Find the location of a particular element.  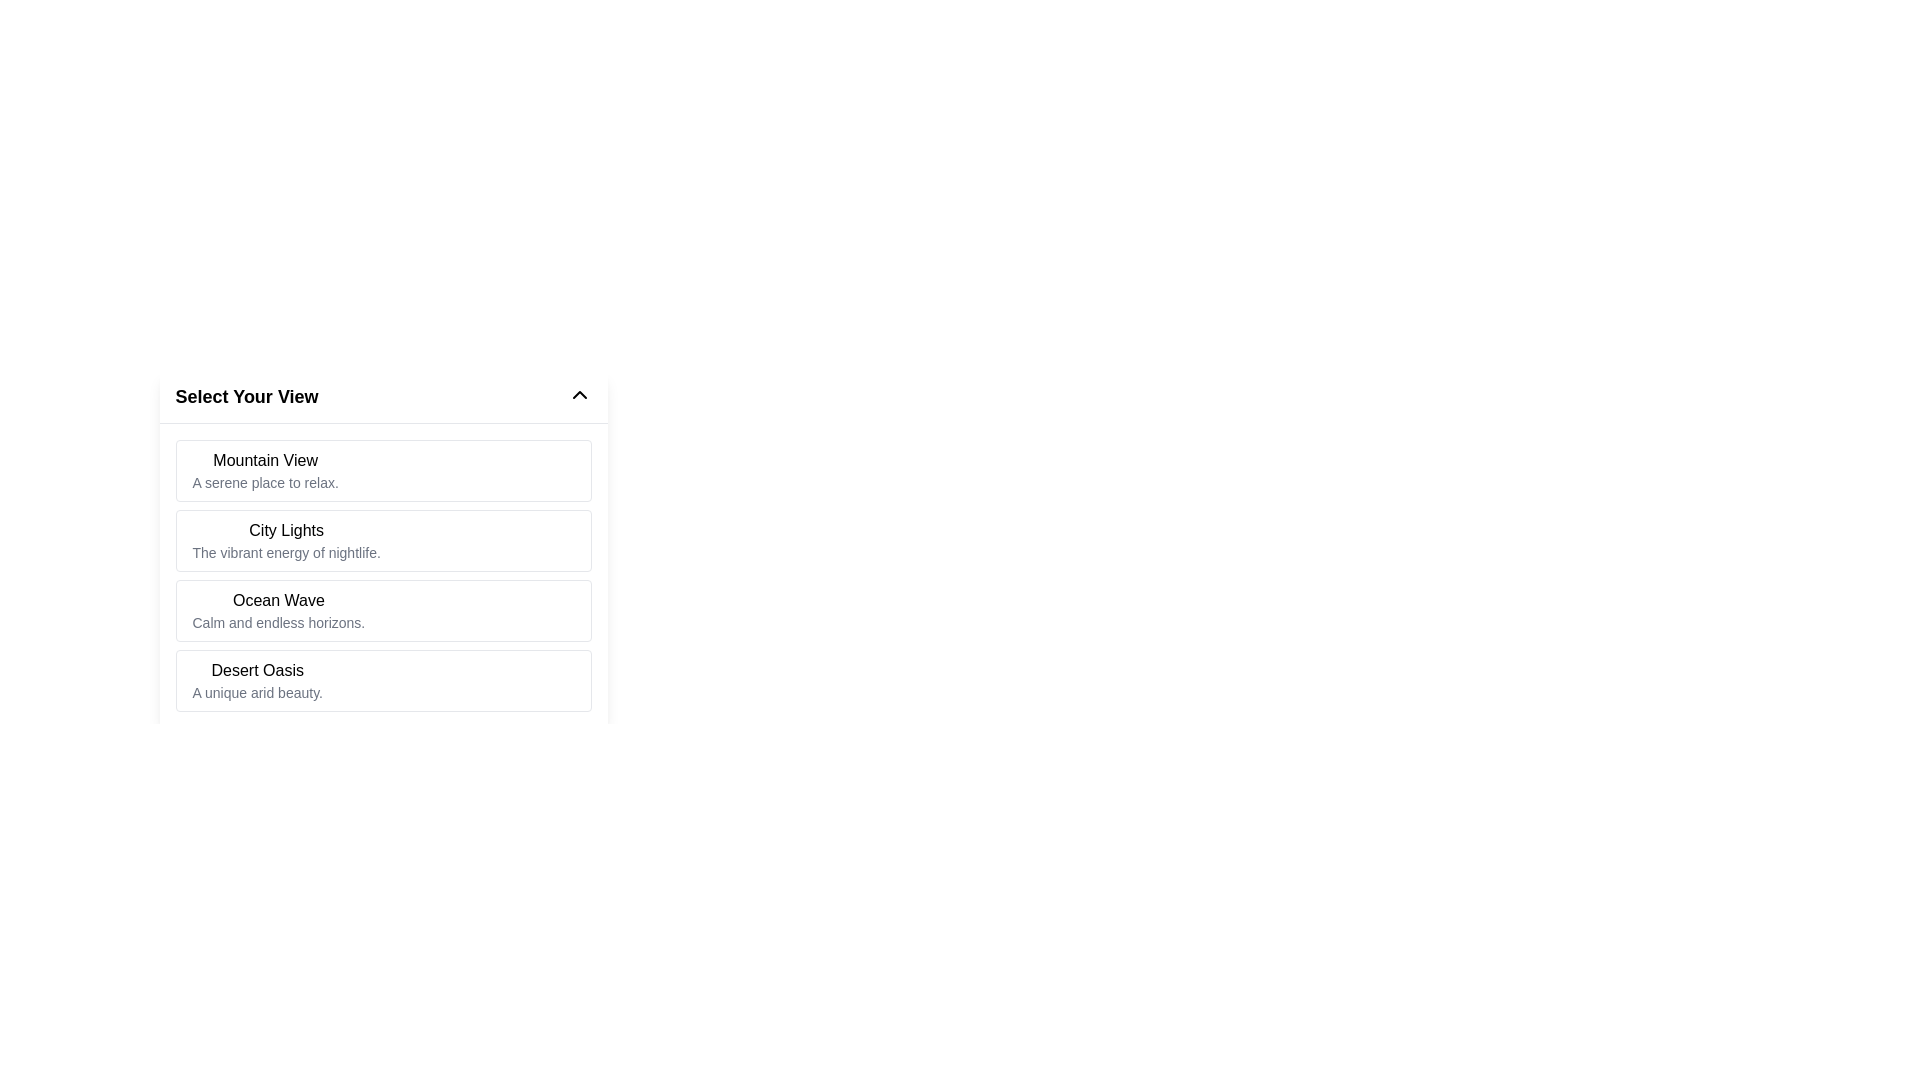

to select the list item labeled 'City Lights', which presents an option with the description 'The vibrant energy of nightlife.' It is the second item in a vertically stacked list, positioned centrally is located at coordinates (383, 540).